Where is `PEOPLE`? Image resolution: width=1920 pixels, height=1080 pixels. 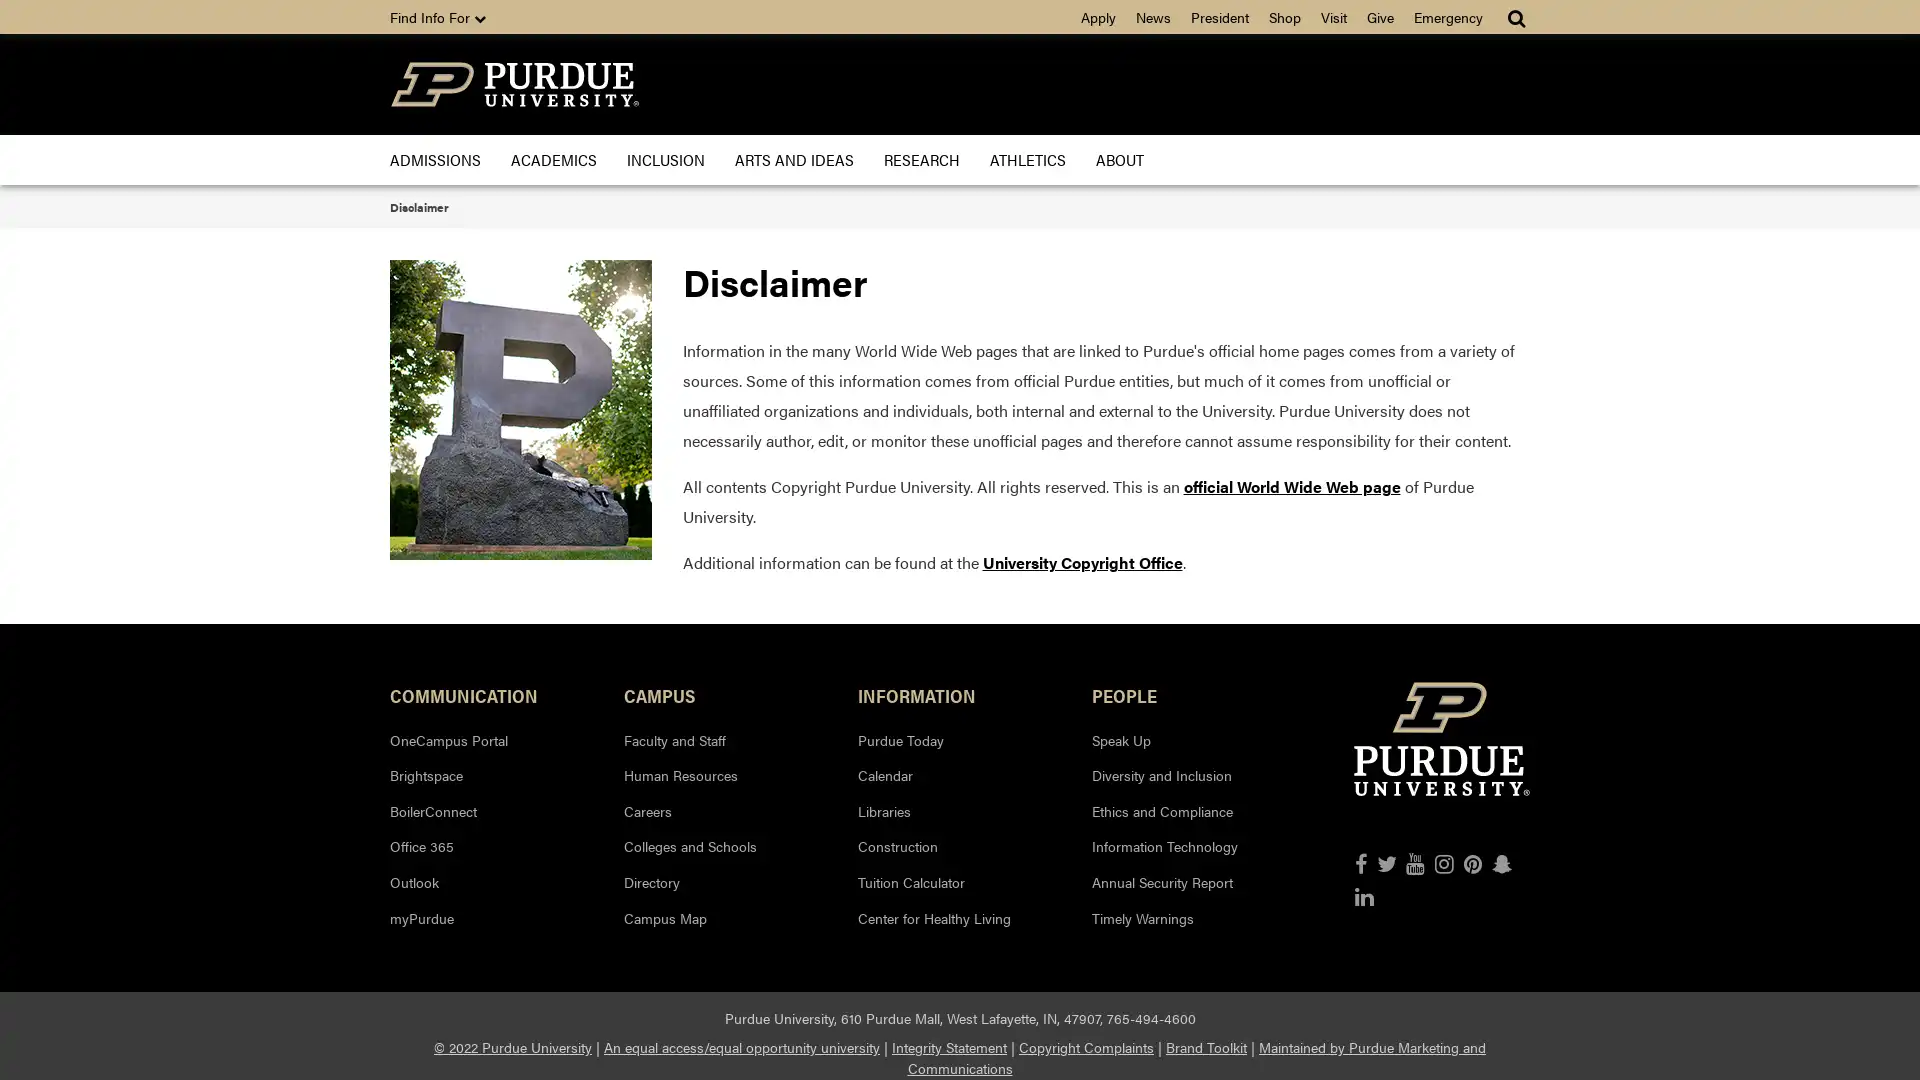 PEOPLE is located at coordinates (1194, 689).